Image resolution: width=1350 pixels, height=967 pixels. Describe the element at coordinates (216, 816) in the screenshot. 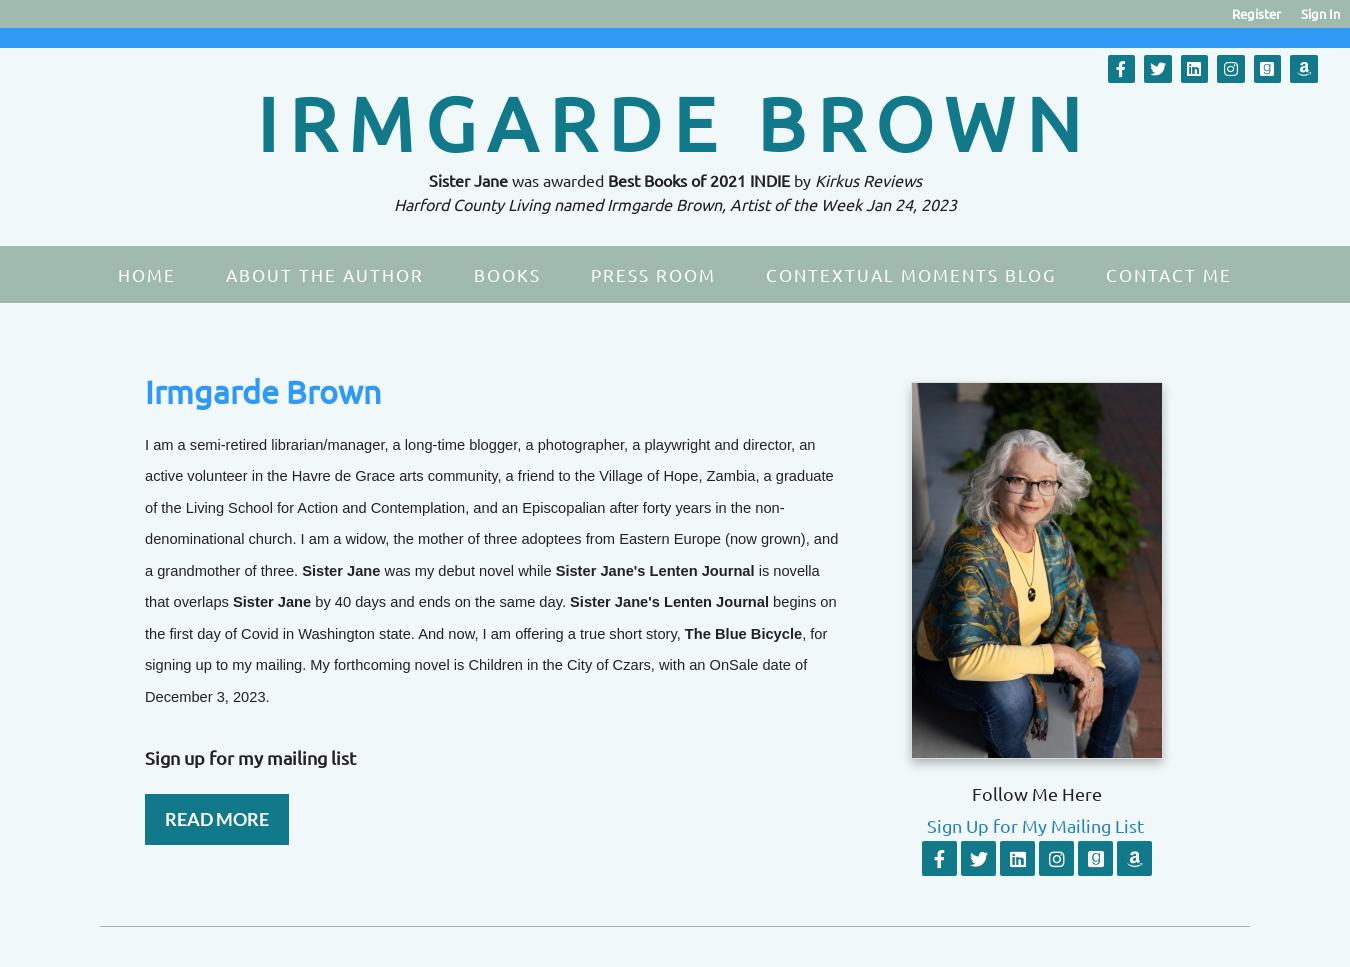

I see `'Read More'` at that location.